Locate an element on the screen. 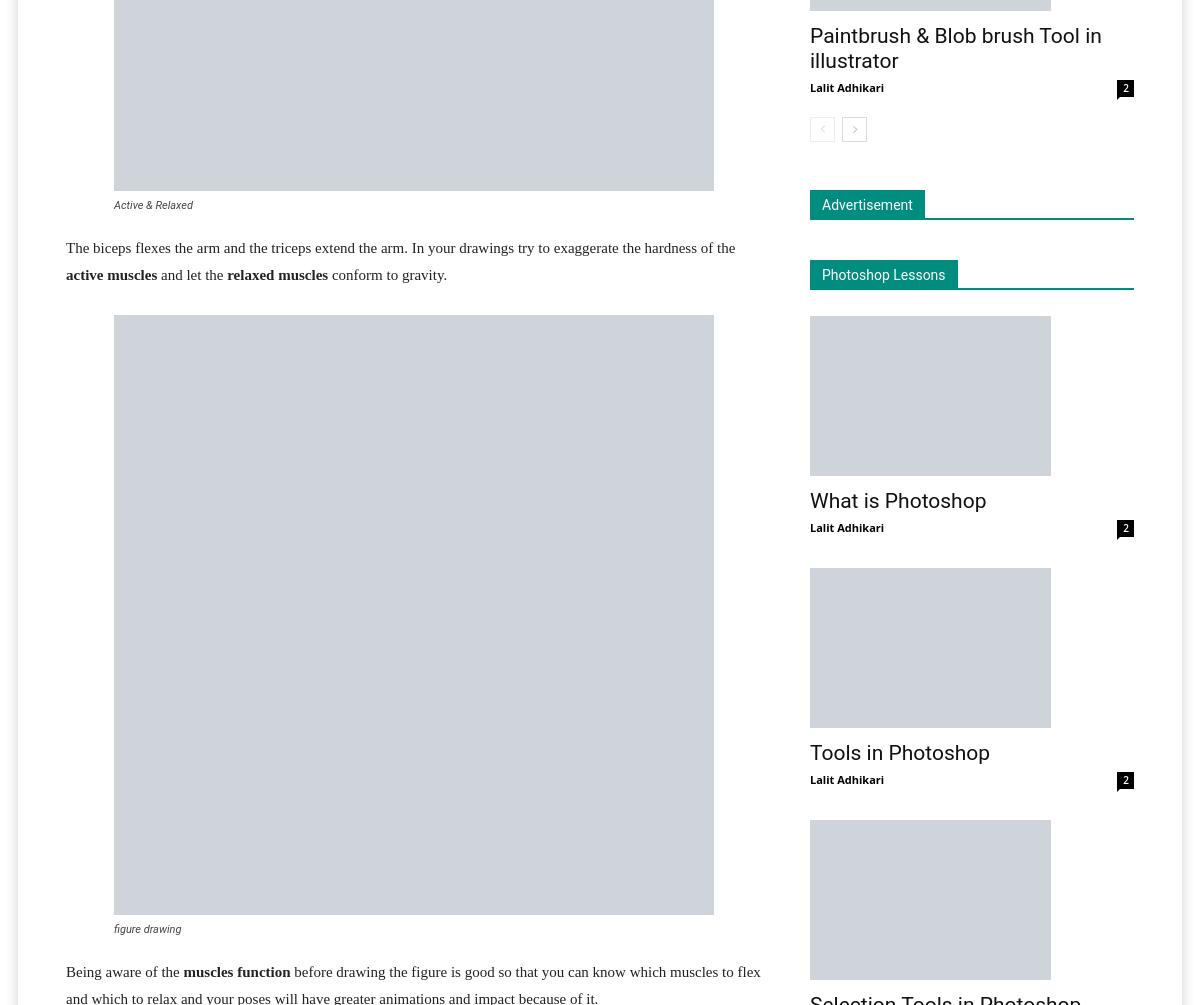 The image size is (1200, 1005). 'Tools in Photoshop' is located at coordinates (900, 753).